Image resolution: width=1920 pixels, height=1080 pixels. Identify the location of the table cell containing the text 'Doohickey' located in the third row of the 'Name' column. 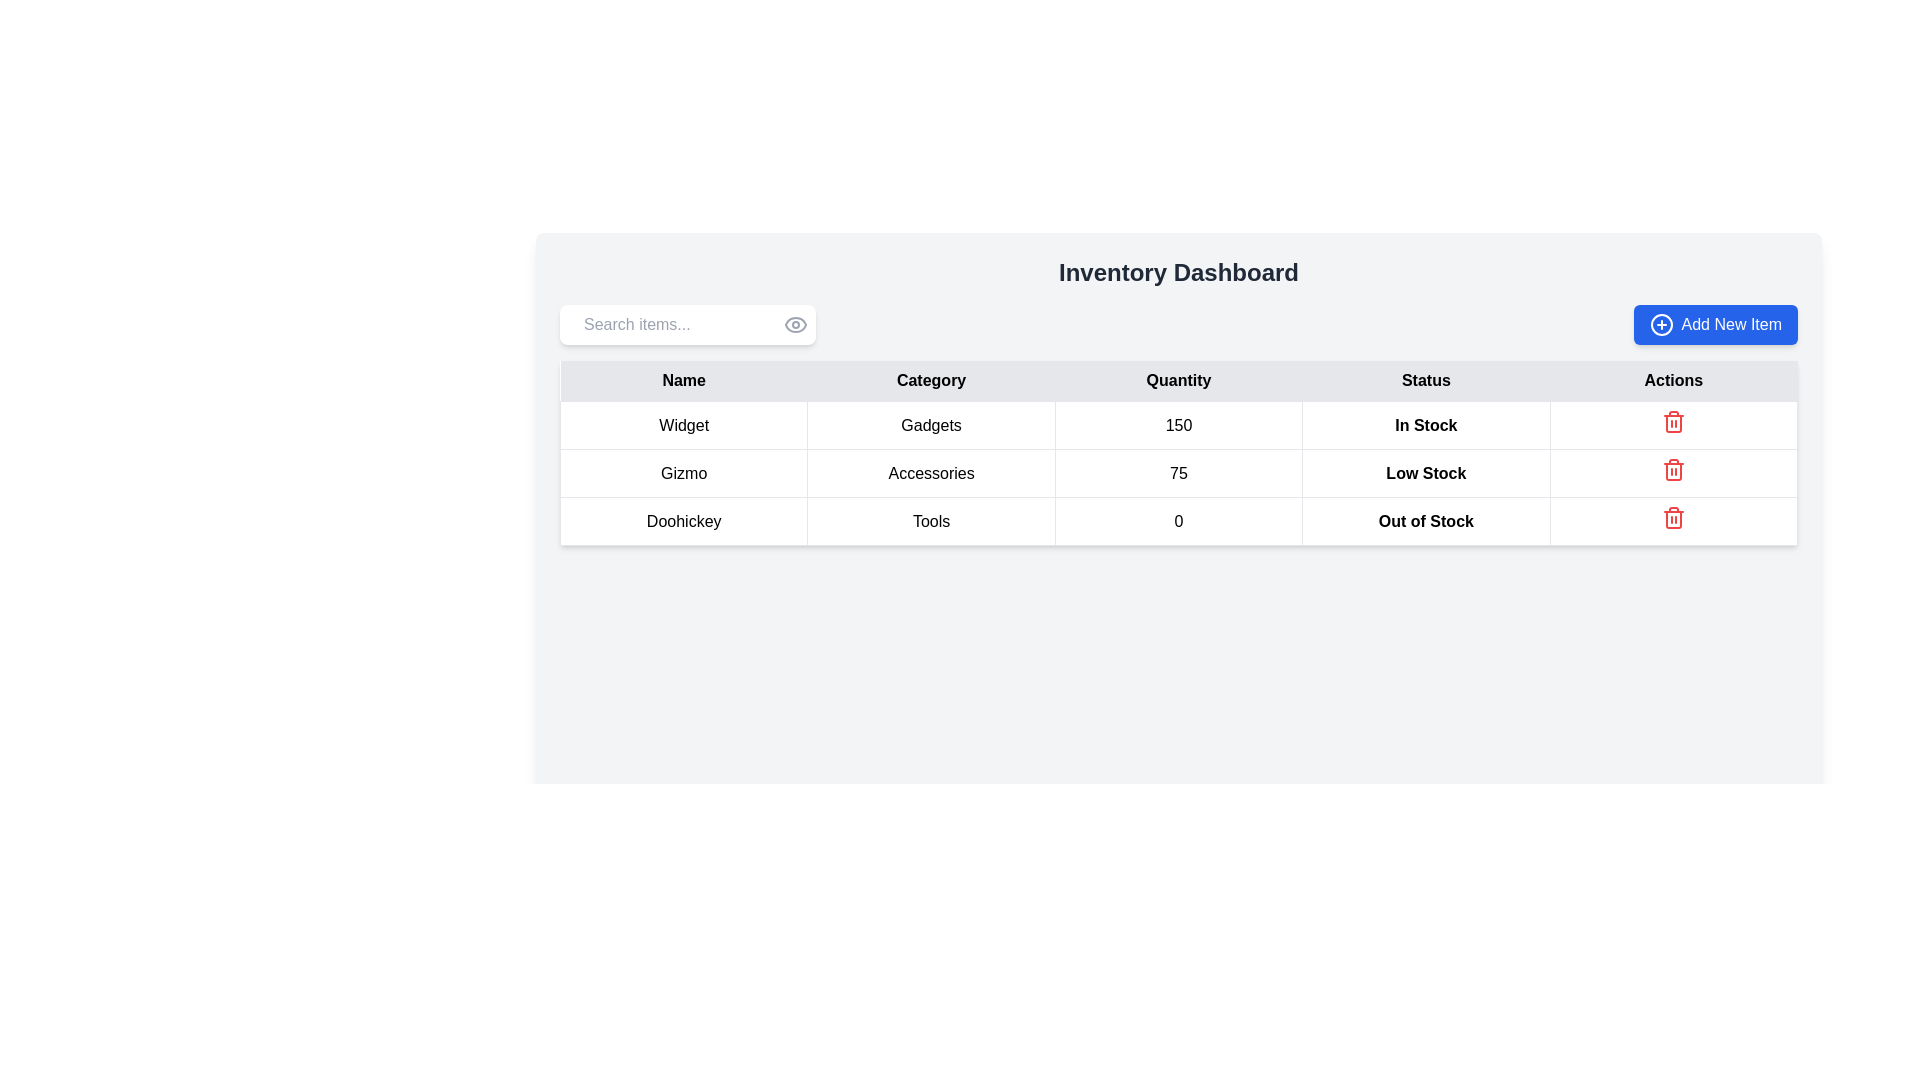
(684, 520).